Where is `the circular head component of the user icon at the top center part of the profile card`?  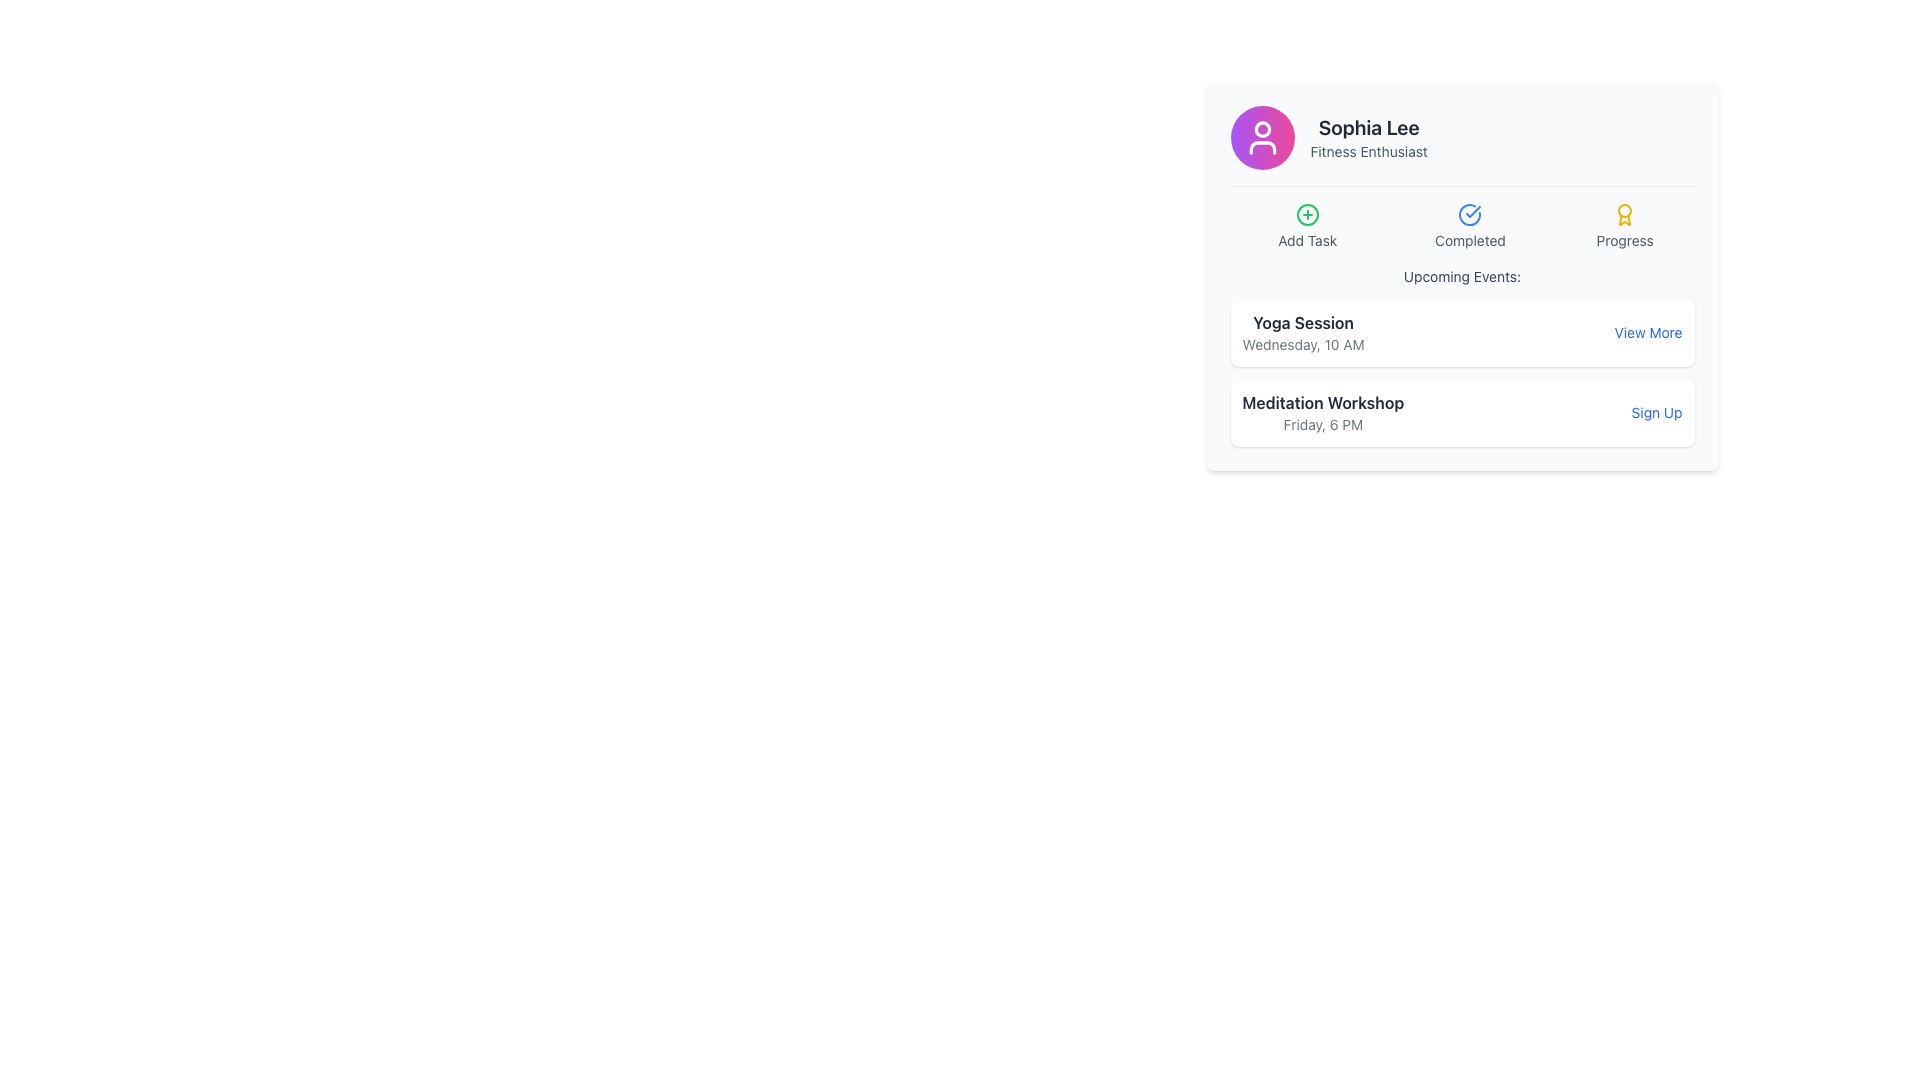
the circular head component of the user icon at the top center part of the profile card is located at coordinates (1261, 129).